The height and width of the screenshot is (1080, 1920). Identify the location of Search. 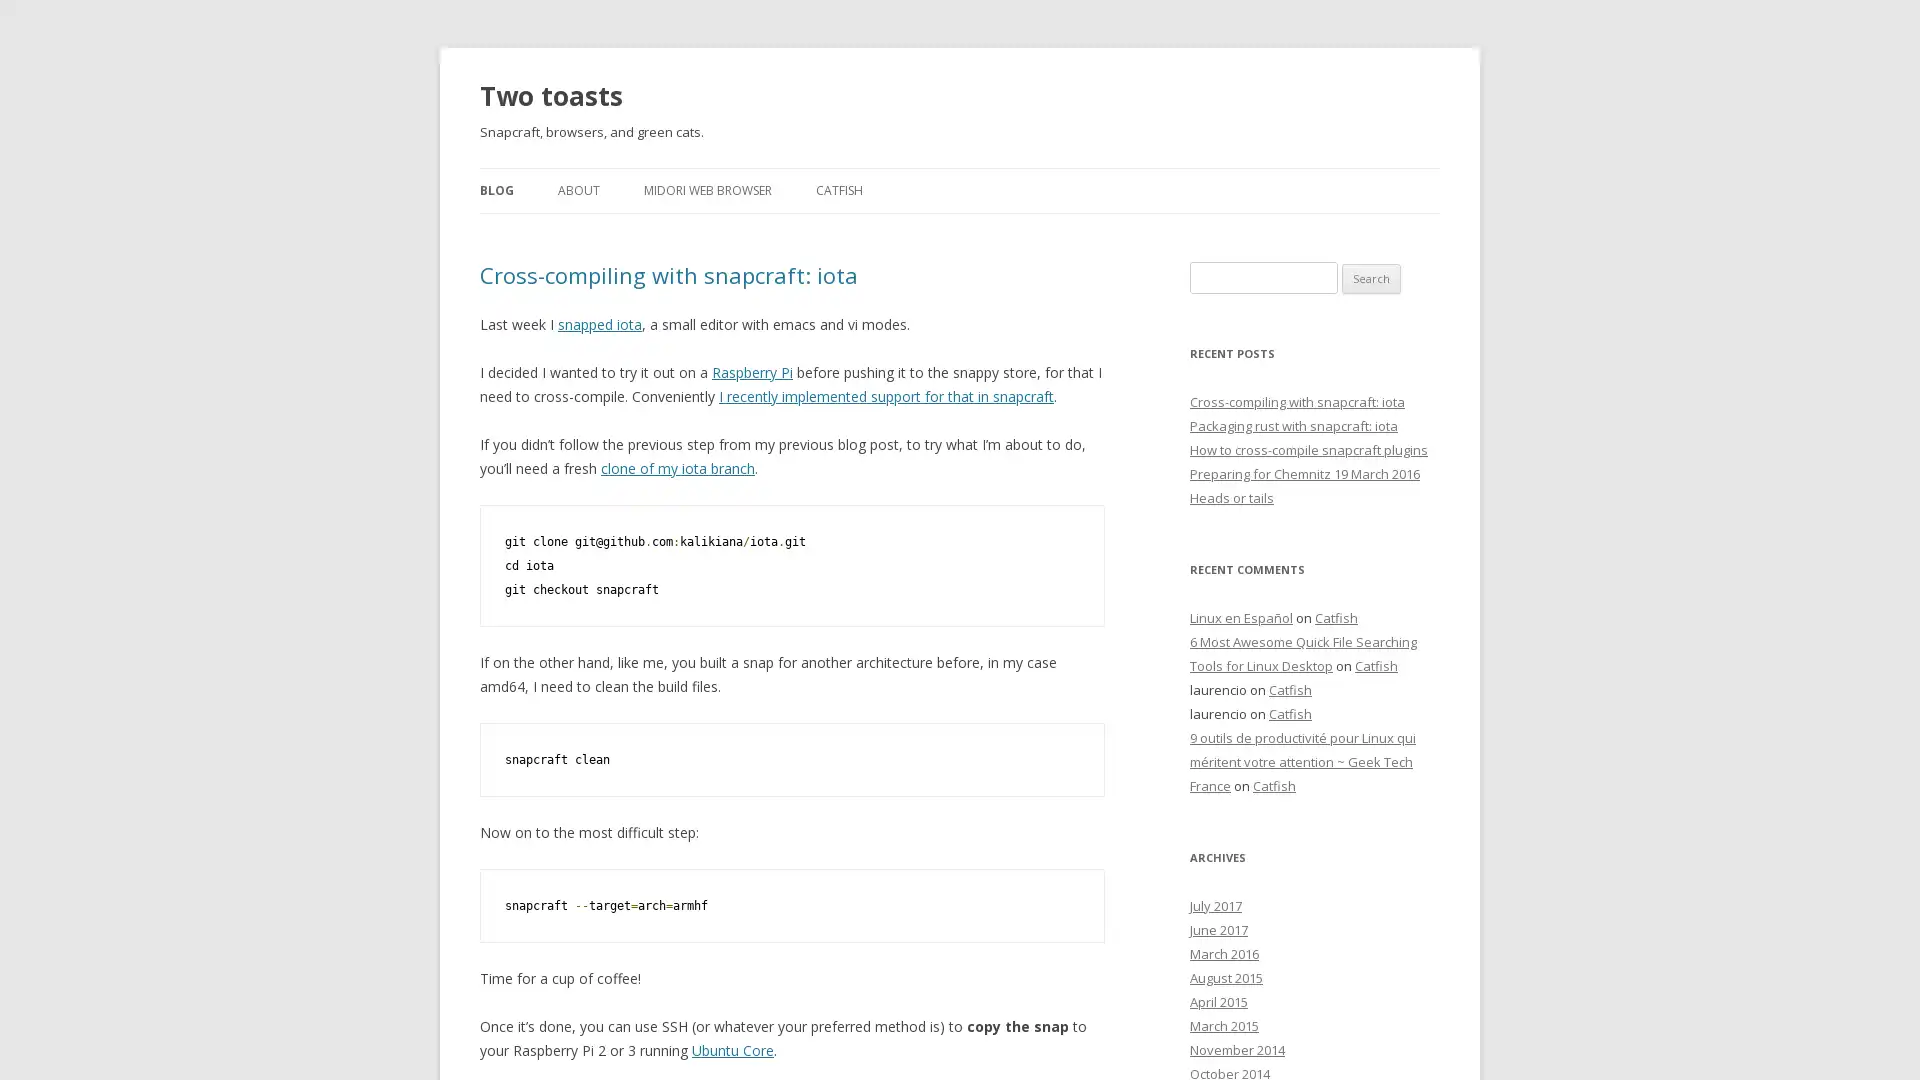
(1370, 278).